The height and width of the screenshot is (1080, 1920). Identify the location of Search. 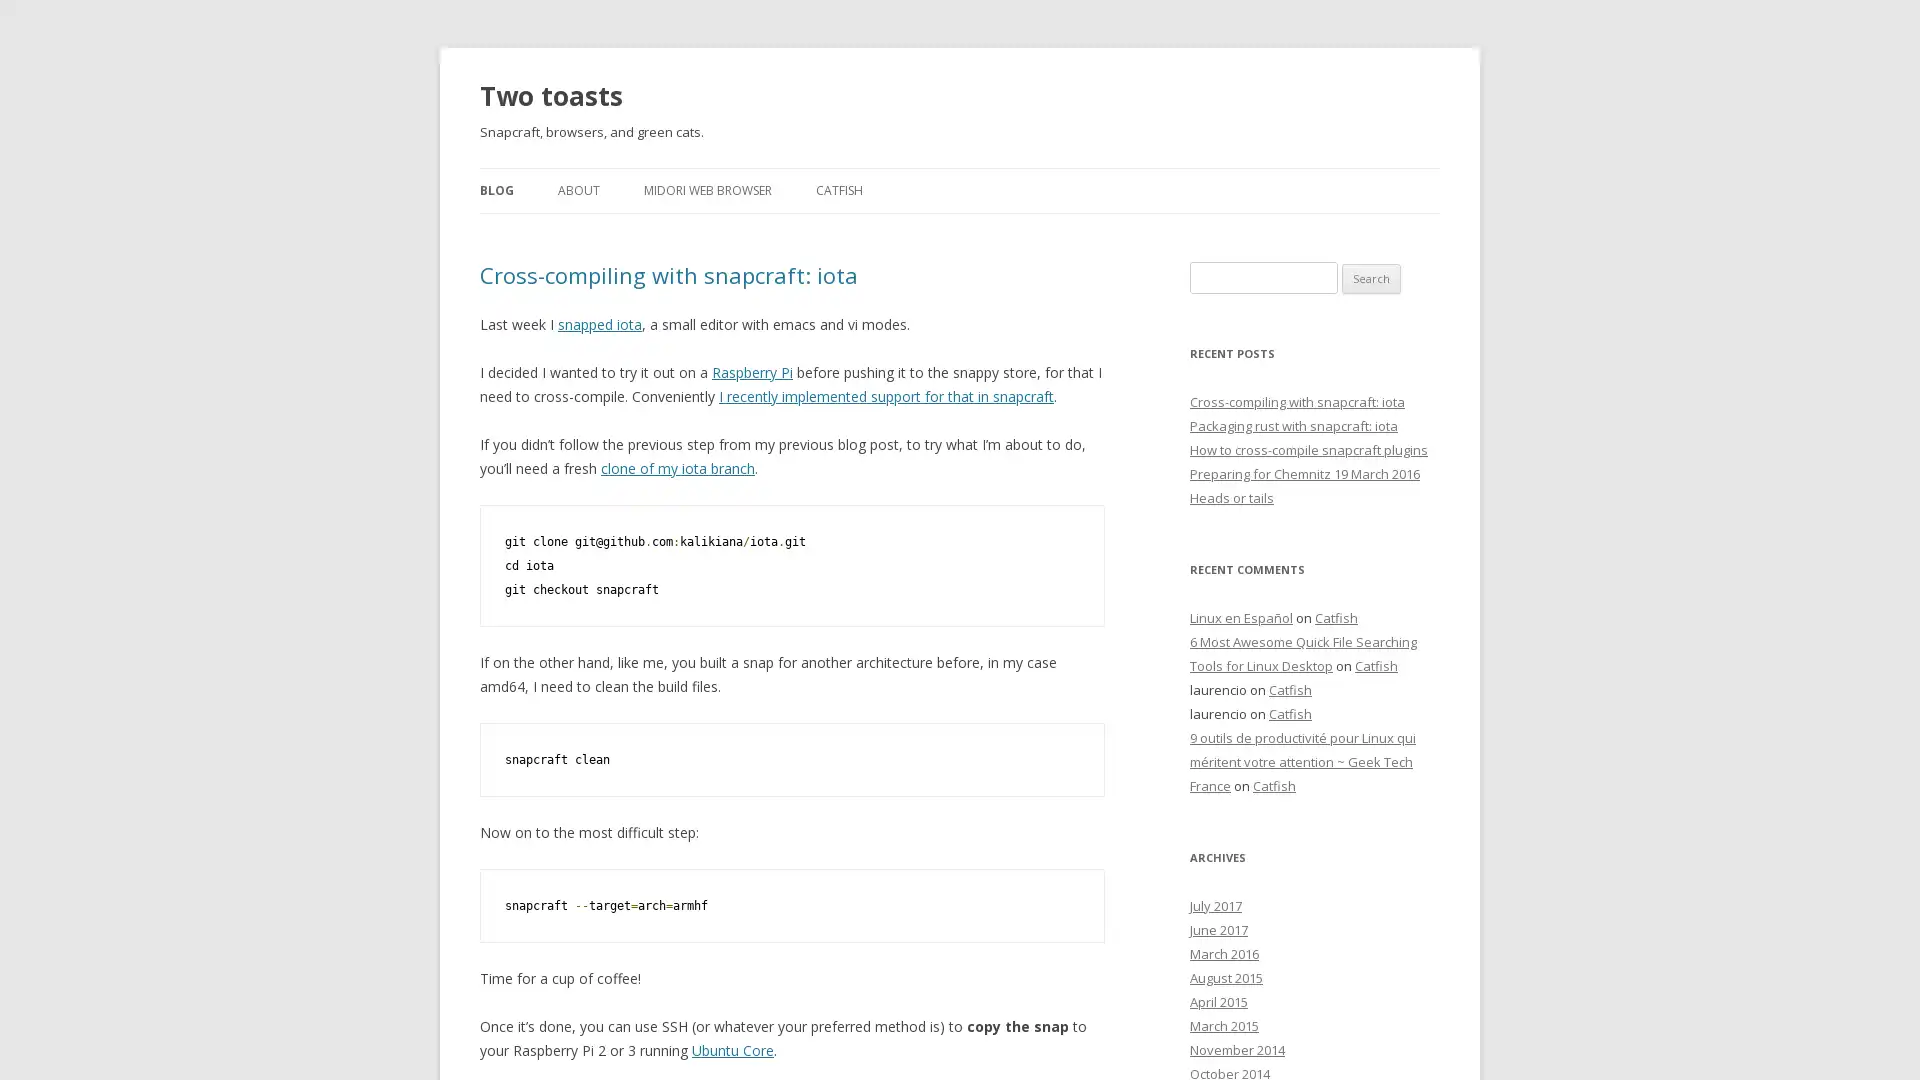
(1370, 278).